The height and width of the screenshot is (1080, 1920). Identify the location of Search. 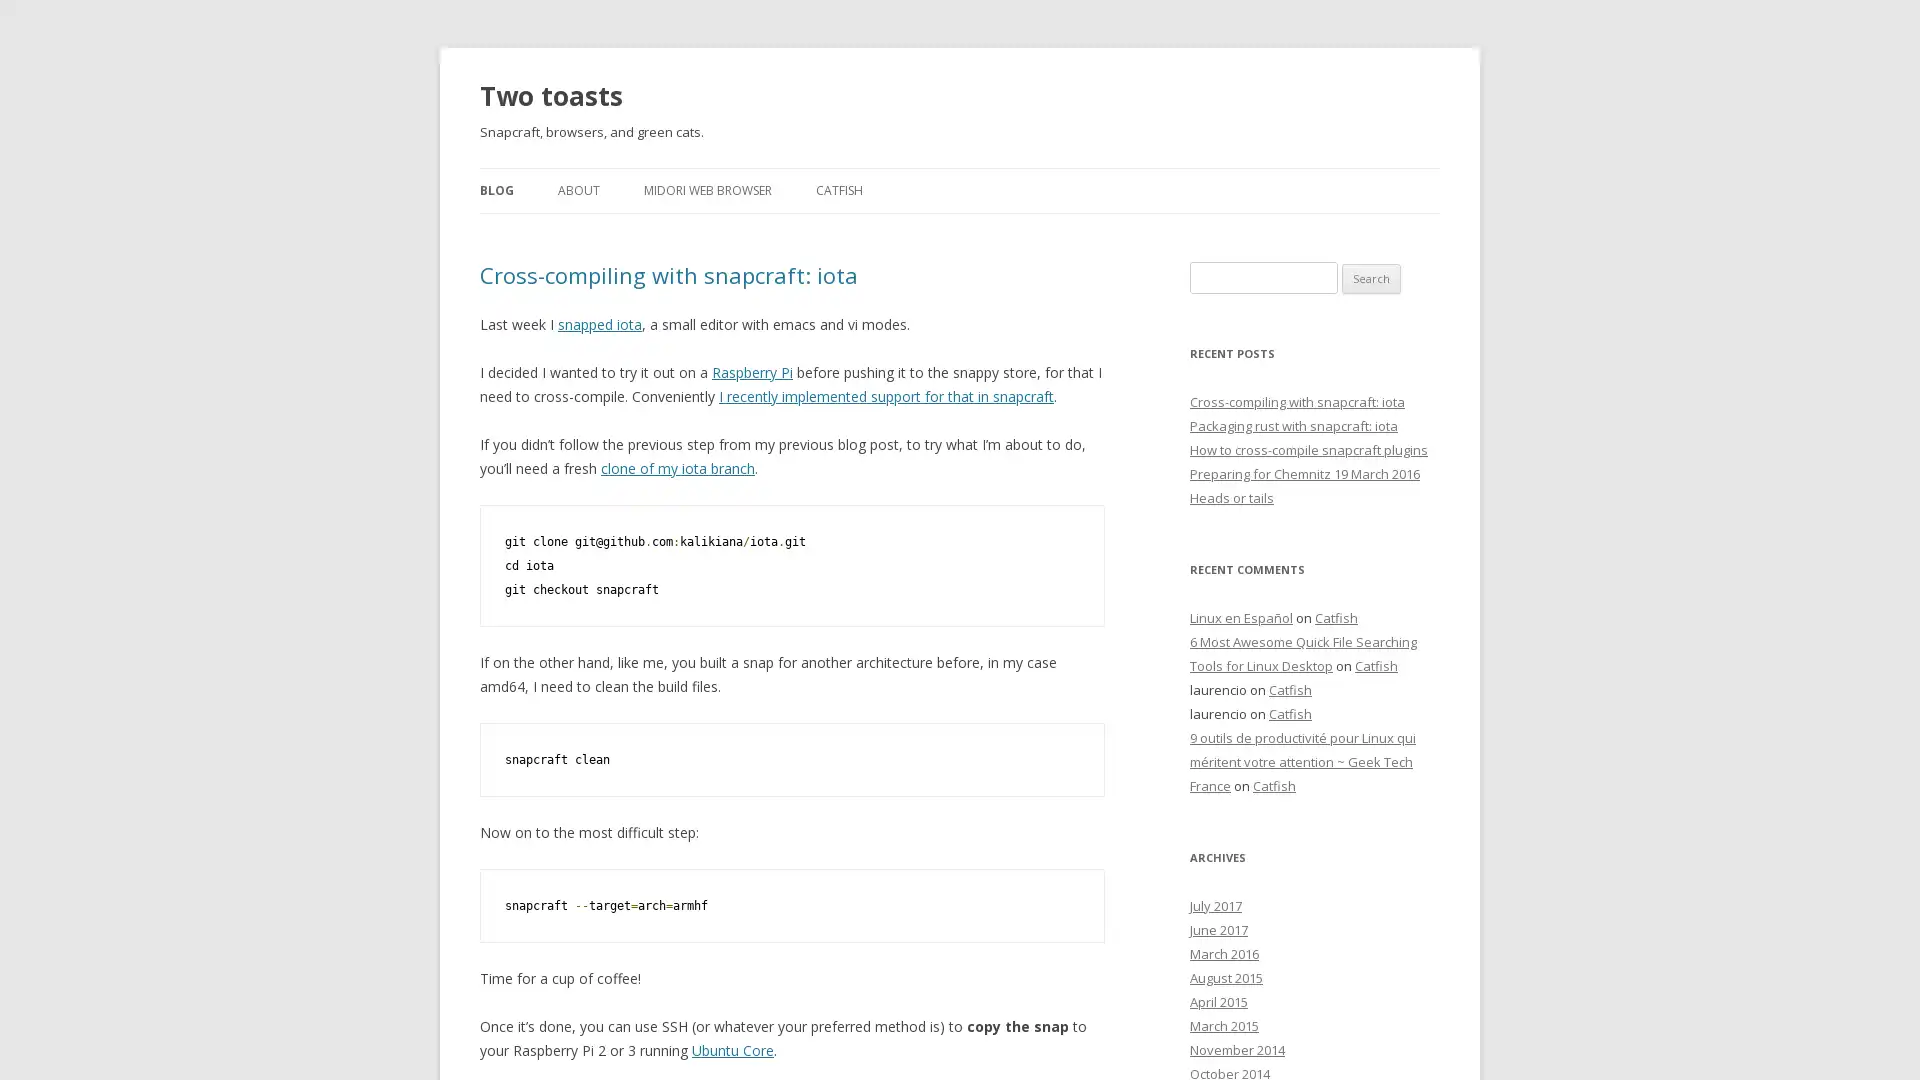
(1370, 278).